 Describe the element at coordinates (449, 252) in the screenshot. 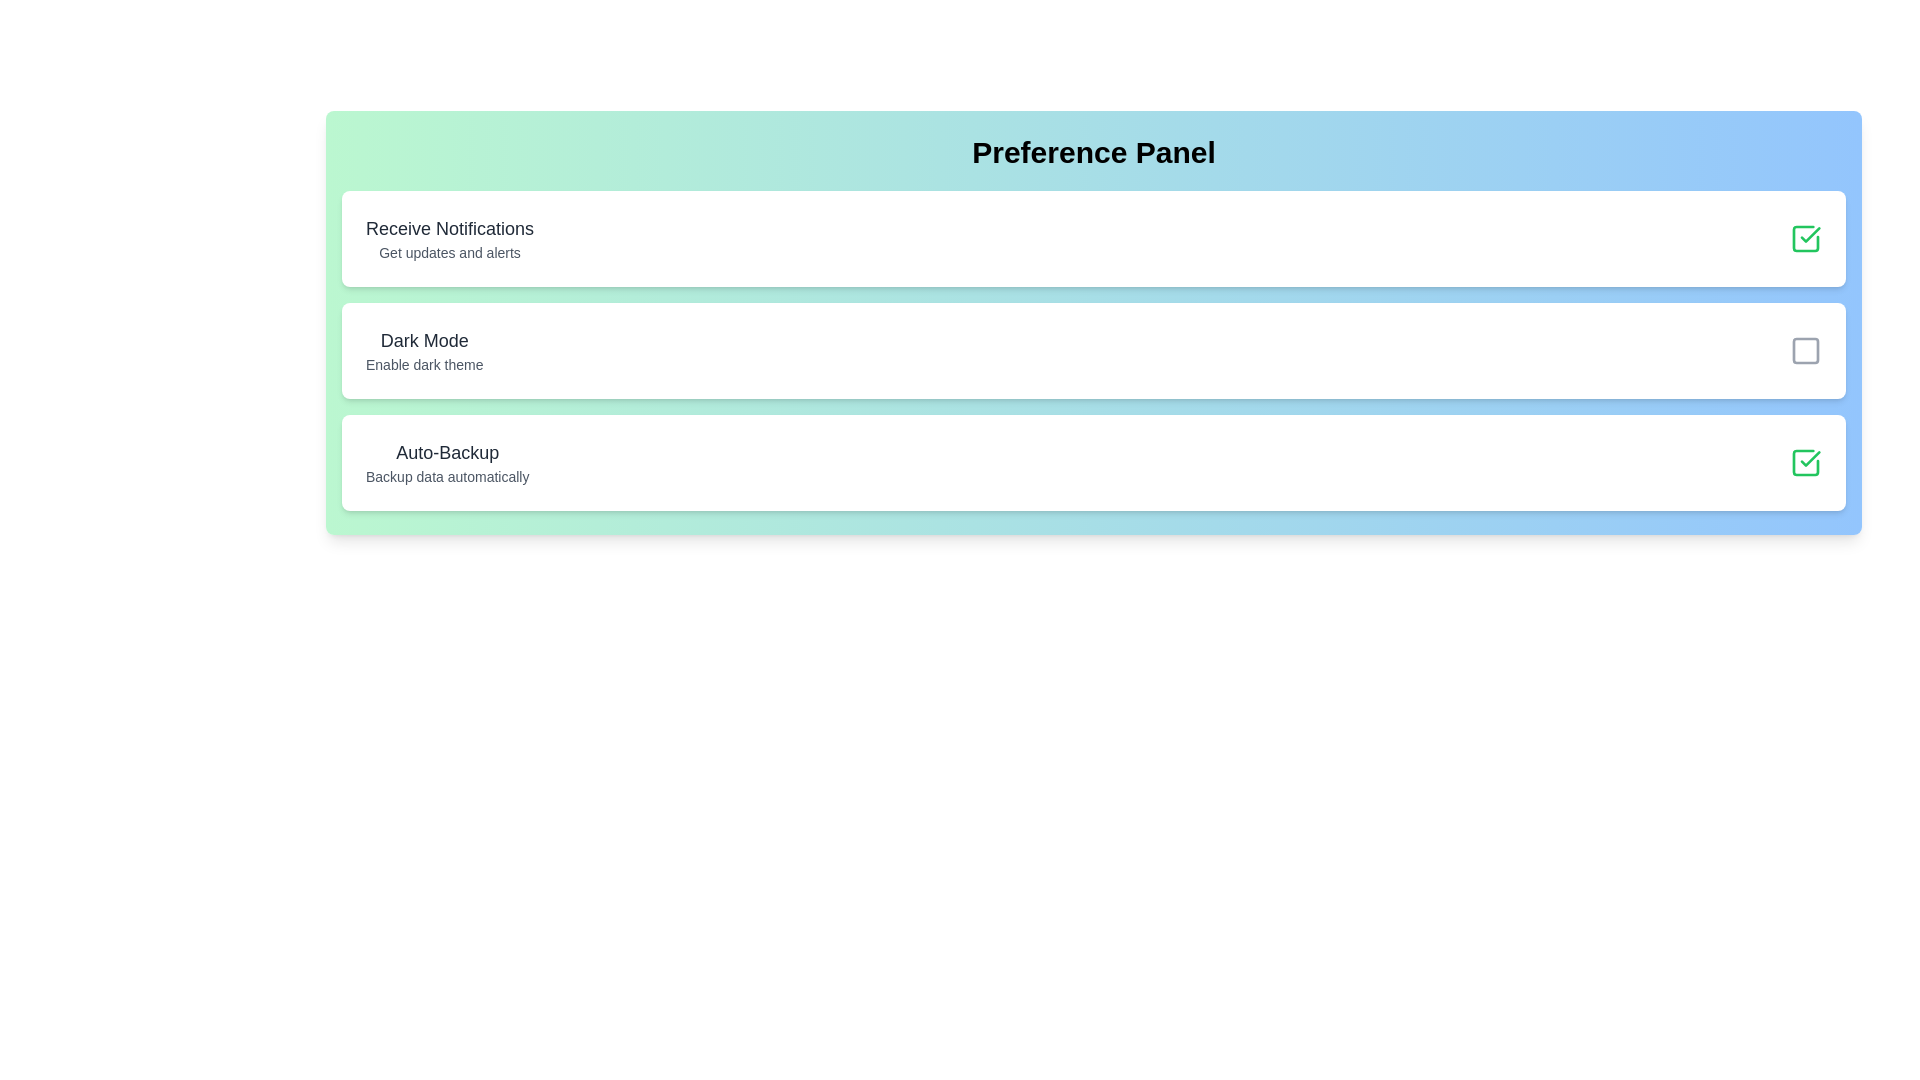

I see `the informational text label located below the title 'Receive Notifications' within the panel of the same name` at that location.